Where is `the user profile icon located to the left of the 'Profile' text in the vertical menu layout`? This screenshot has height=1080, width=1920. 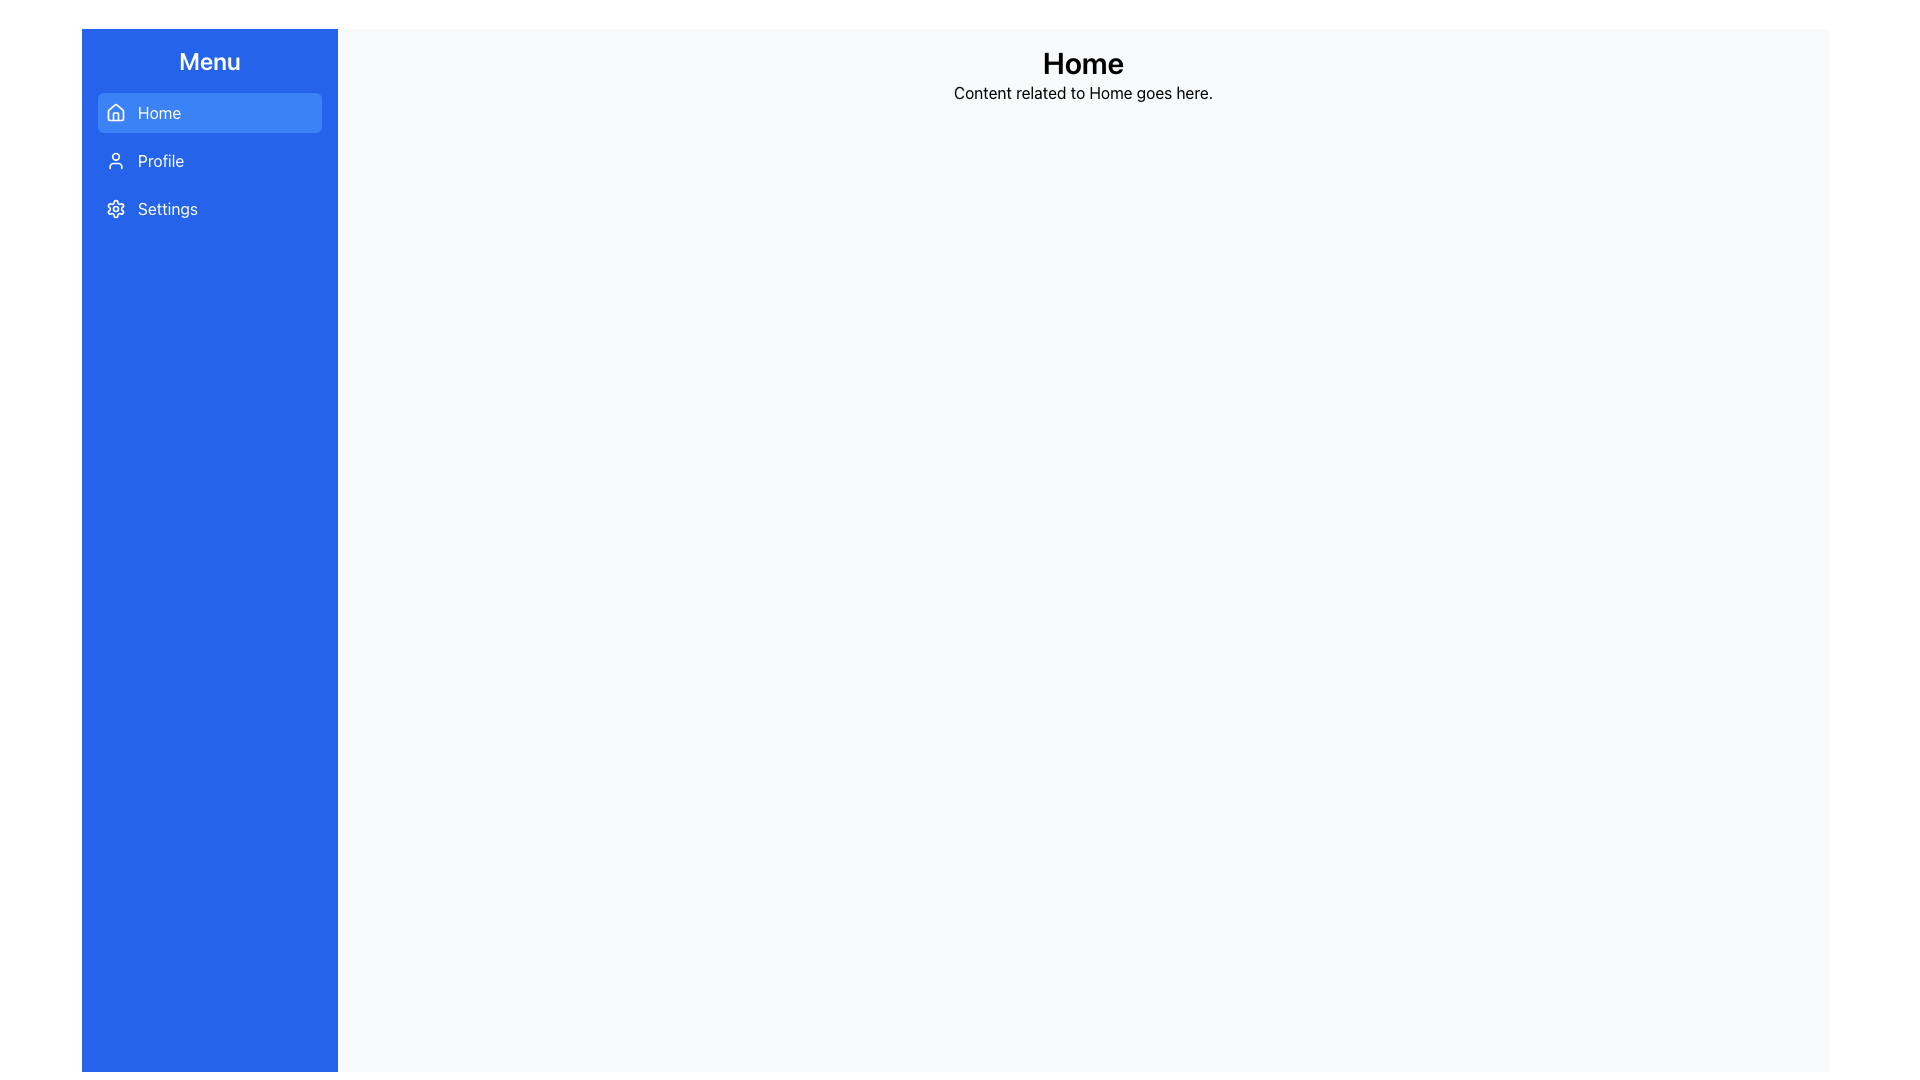 the user profile icon located to the left of the 'Profile' text in the vertical menu layout is located at coordinates (114, 160).